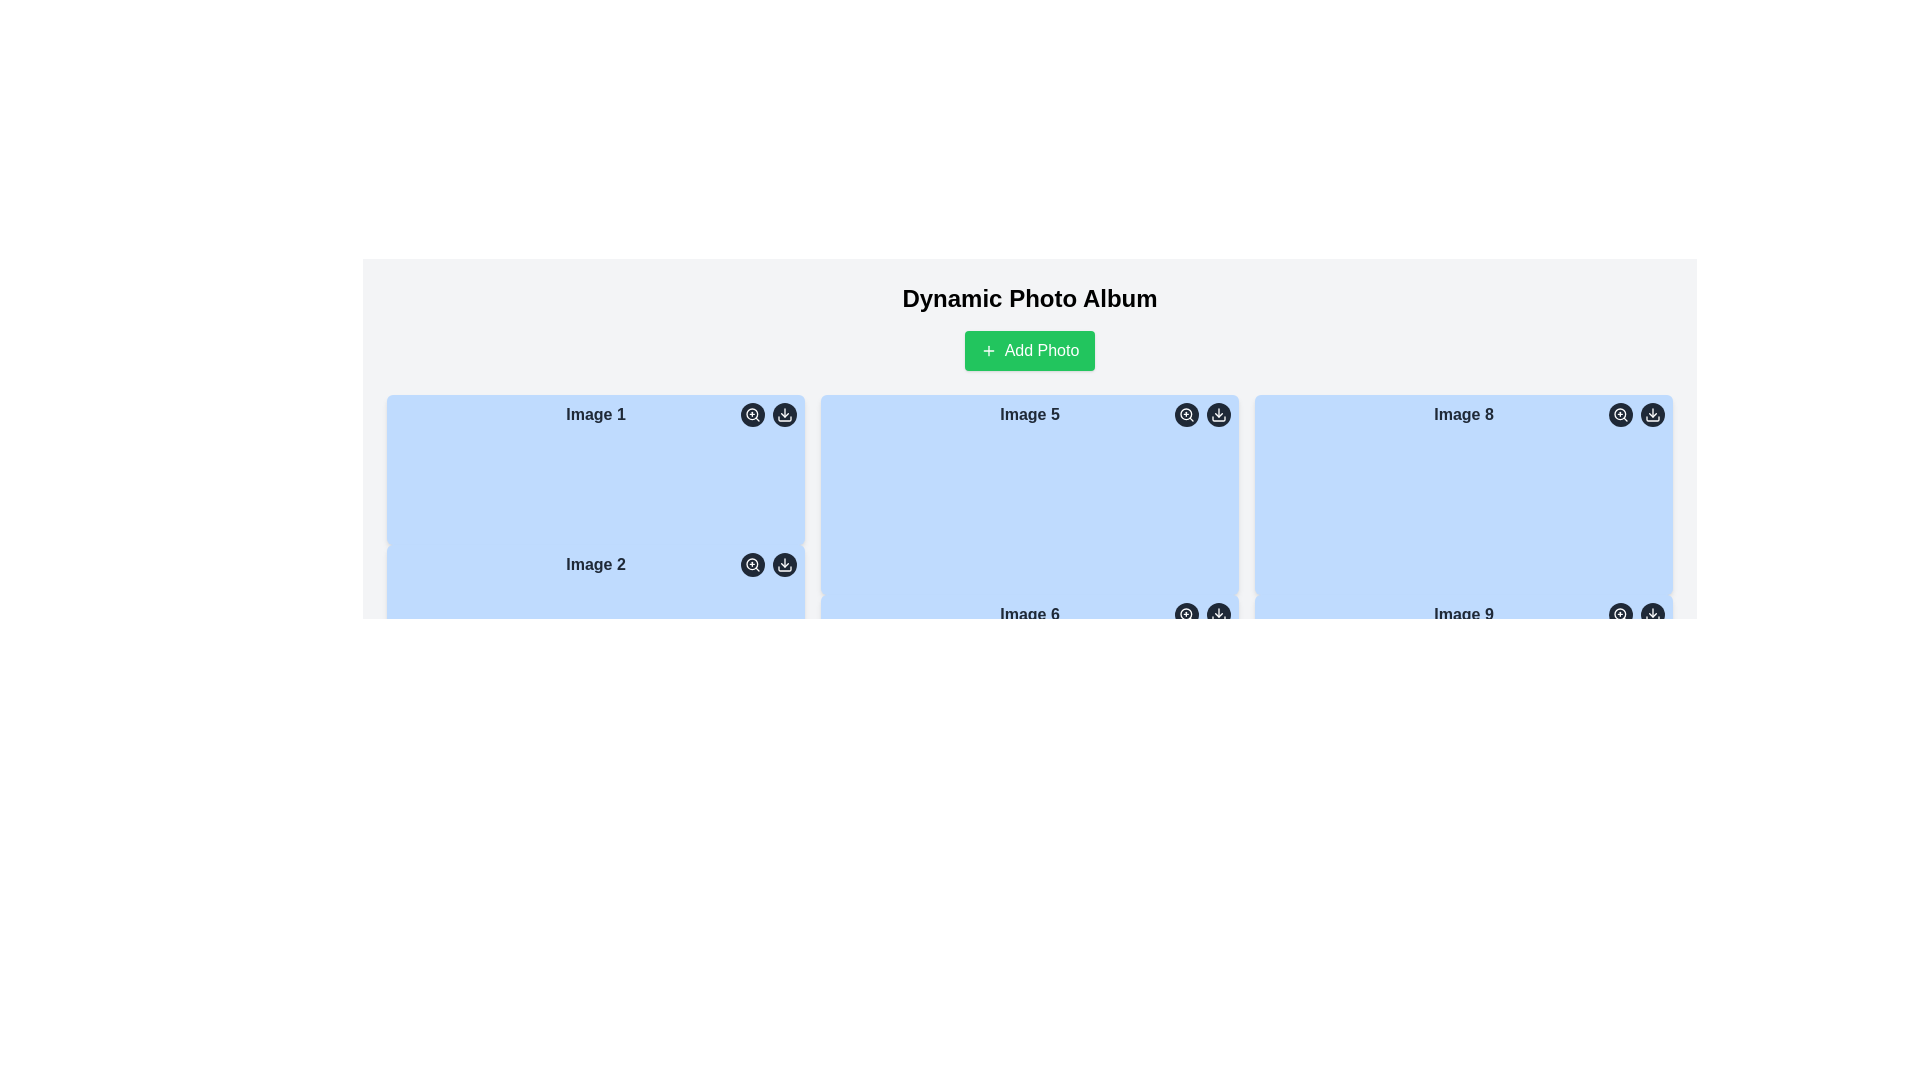 This screenshot has height=1080, width=1920. What do you see at coordinates (1464, 613) in the screenshot?
I see `the text label identifying 'Image 9', located in the lower right card of the third column in a grid layout` at bounding box center [1464, 613].